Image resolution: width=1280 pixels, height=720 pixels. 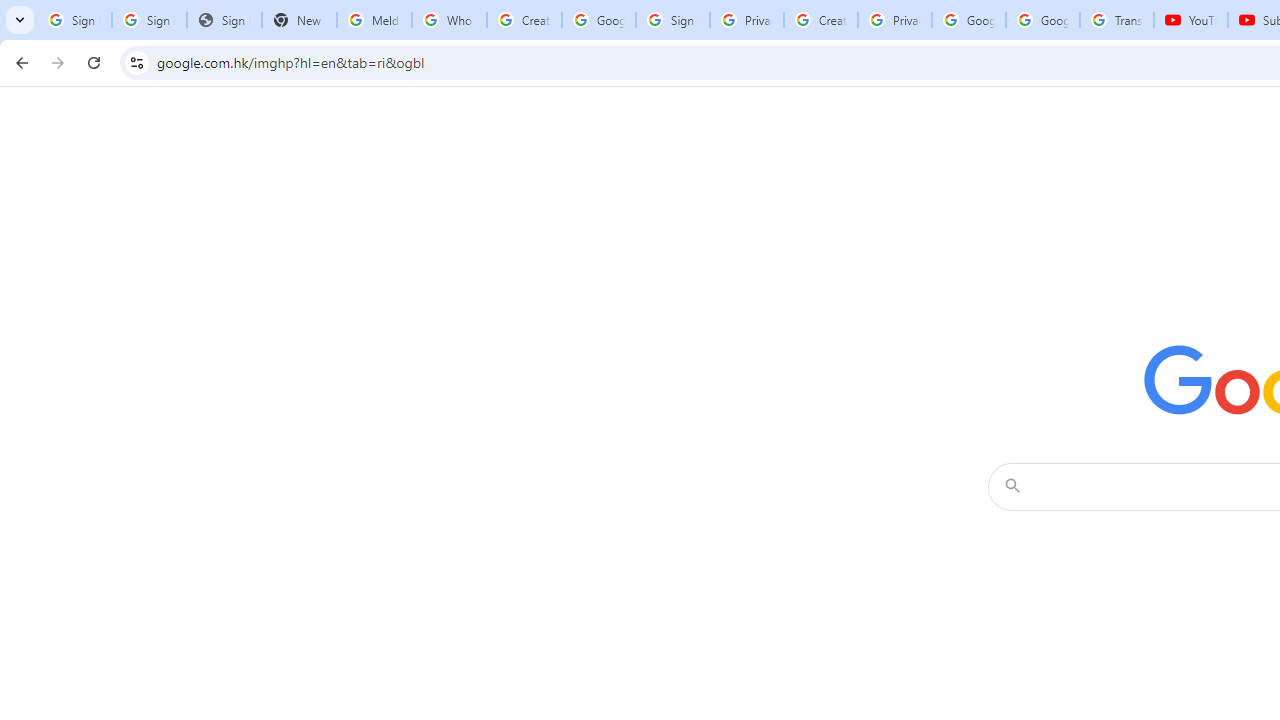 What do you see at coordinates (448, 20) in the screenshot?
I see `'Who is my administrator? - Google Account Help'` at bounding box center [448, 20].